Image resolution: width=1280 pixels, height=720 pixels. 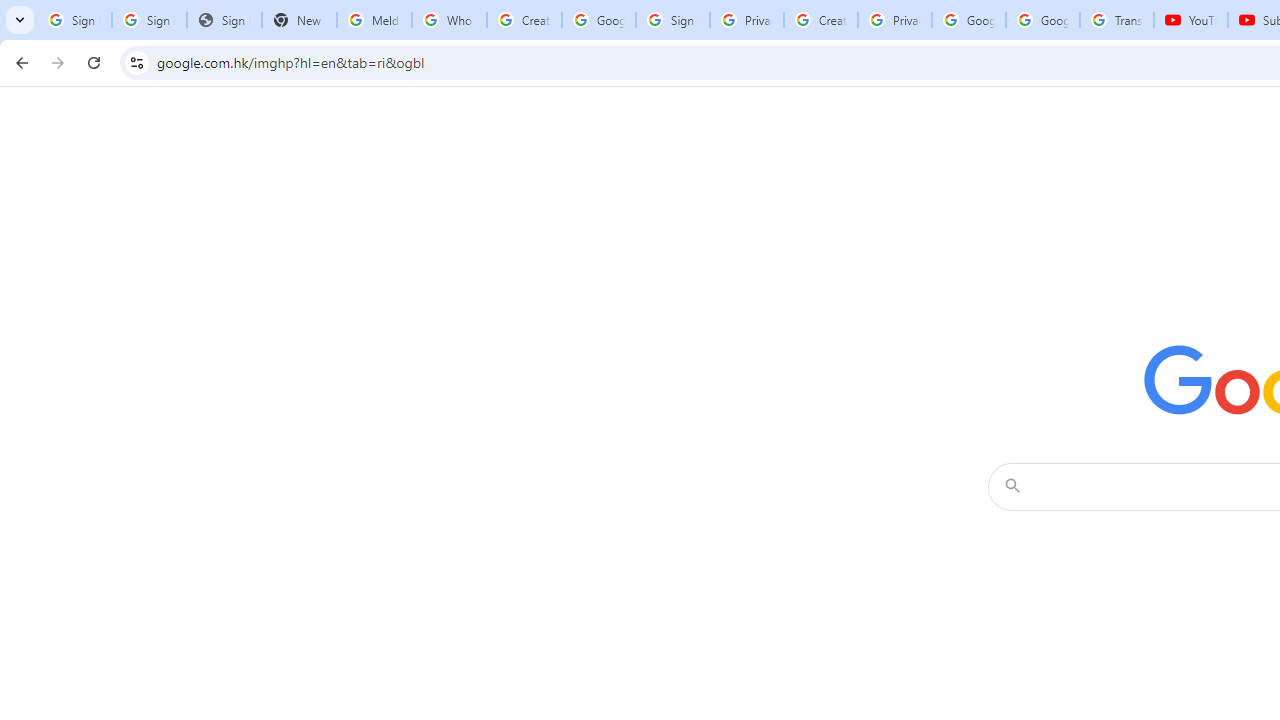 What do you see at coordinates (448, 20) in the screenshot?
I see `'Who is my administrator? - Google Account Help'` at bounding box center [448, 20].